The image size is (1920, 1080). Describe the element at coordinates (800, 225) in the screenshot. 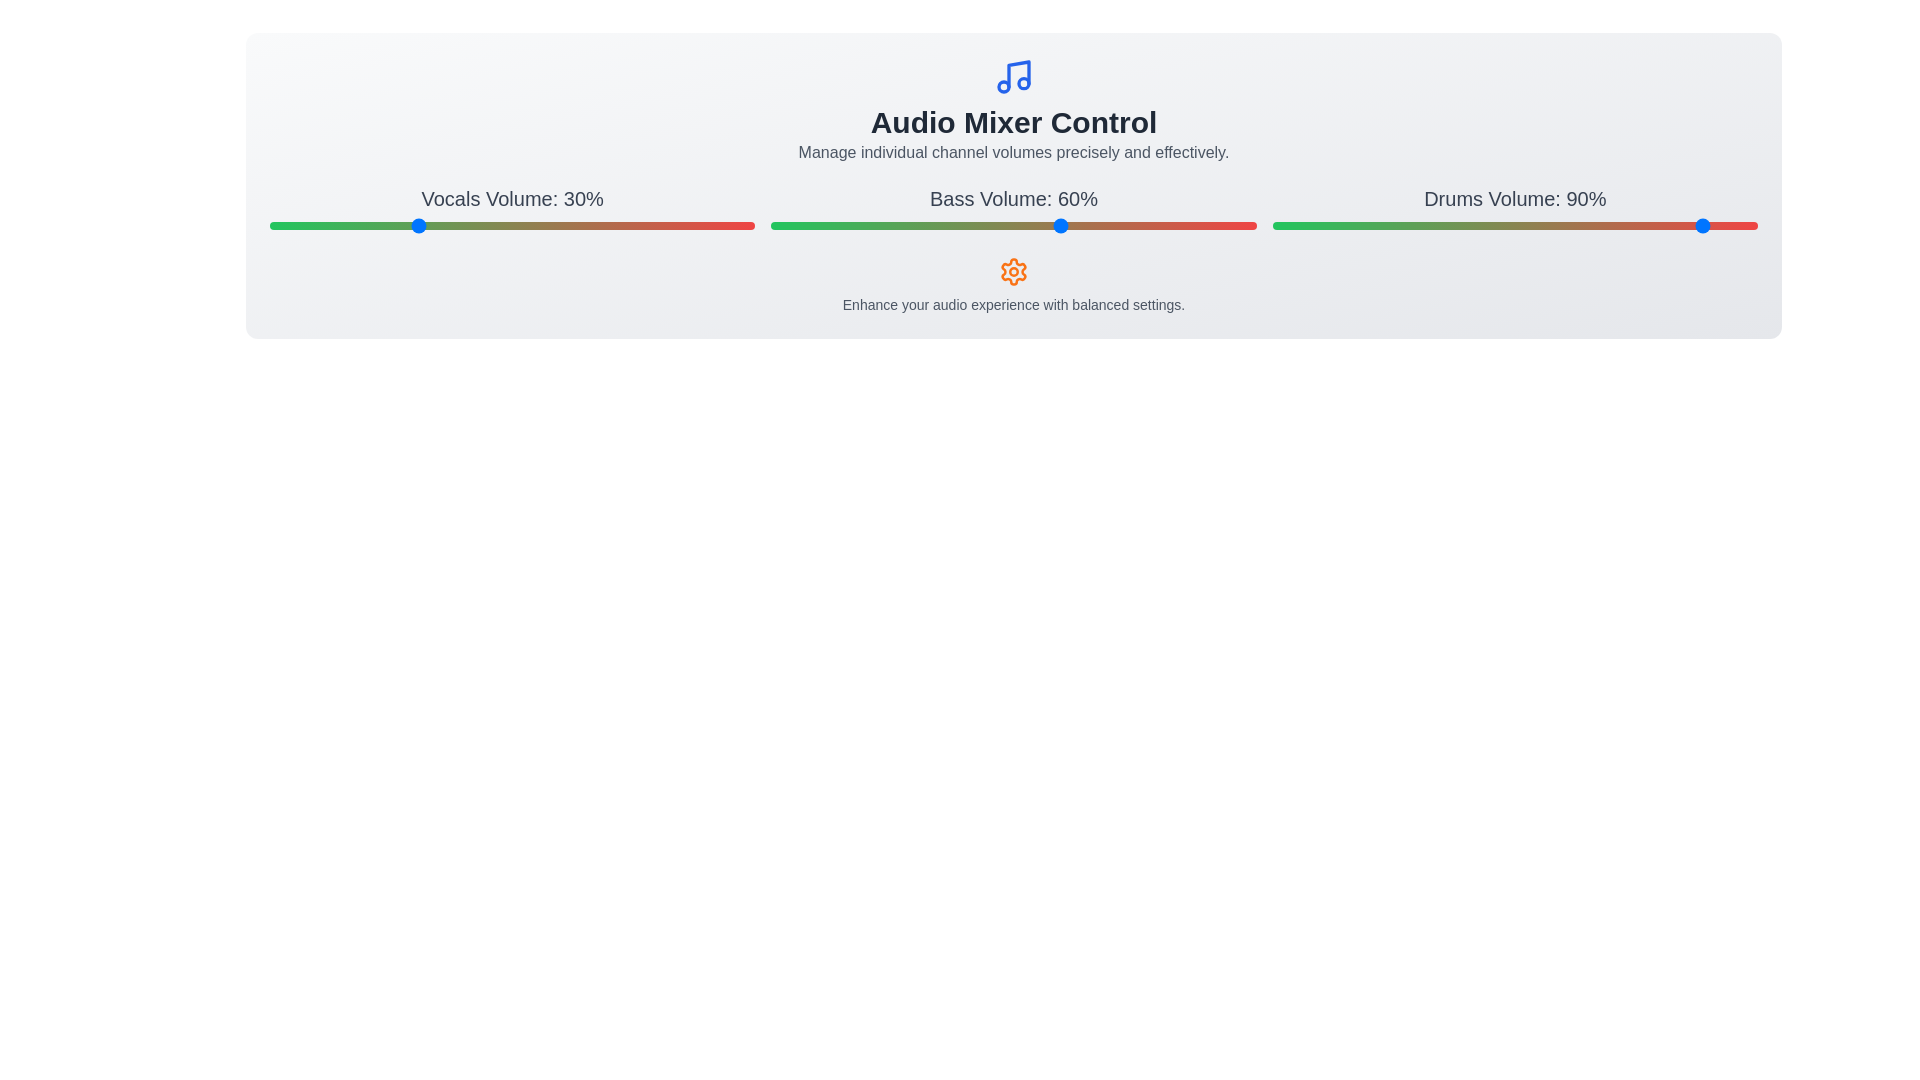

I see `the 'Bass' volume slider to 6%` at that location.